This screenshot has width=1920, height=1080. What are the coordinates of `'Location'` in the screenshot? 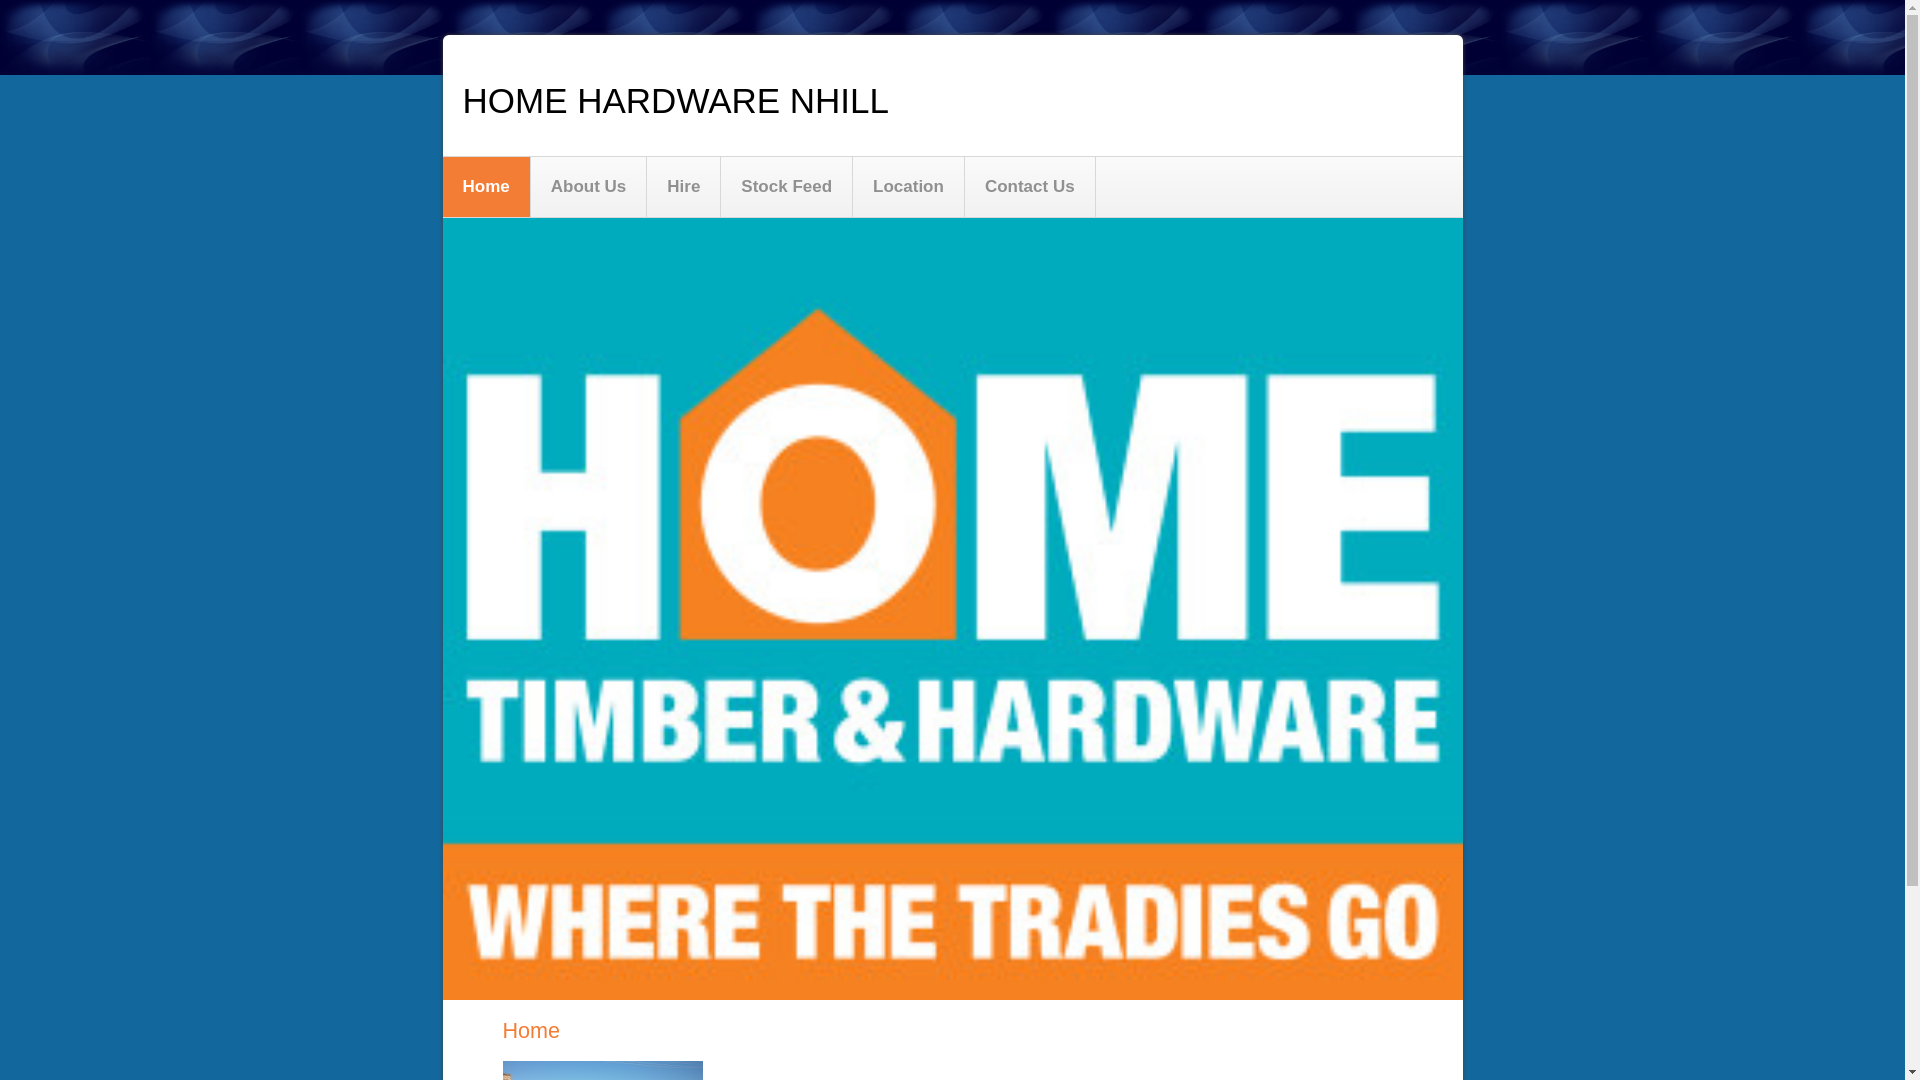 It's located at (907, 186).